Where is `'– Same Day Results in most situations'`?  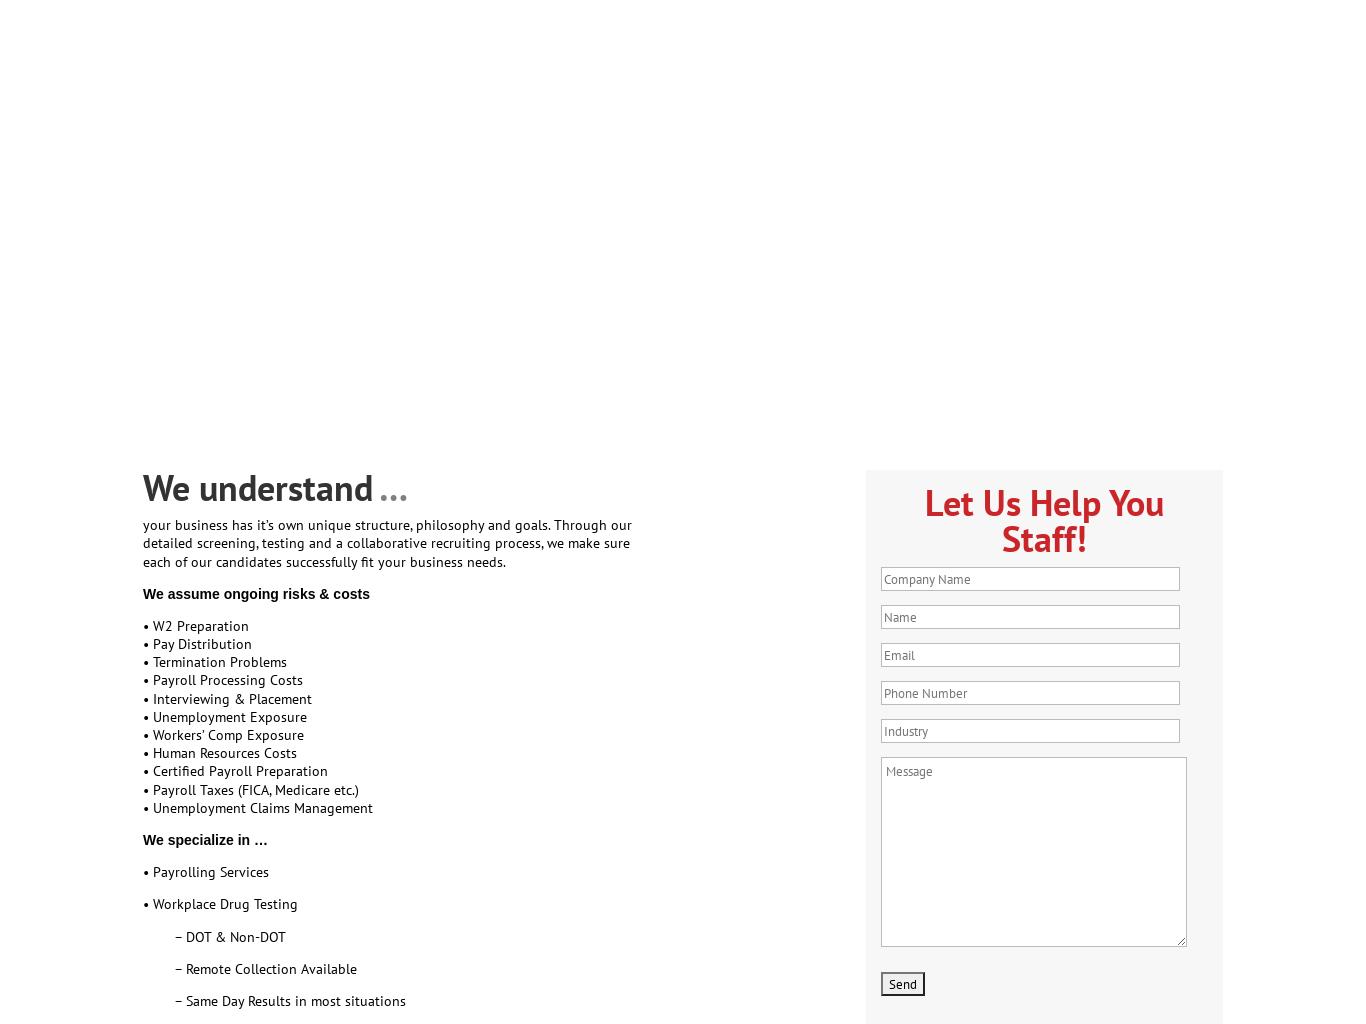
'– Same Day Results in most situations' is located at coordinates (274, 999).